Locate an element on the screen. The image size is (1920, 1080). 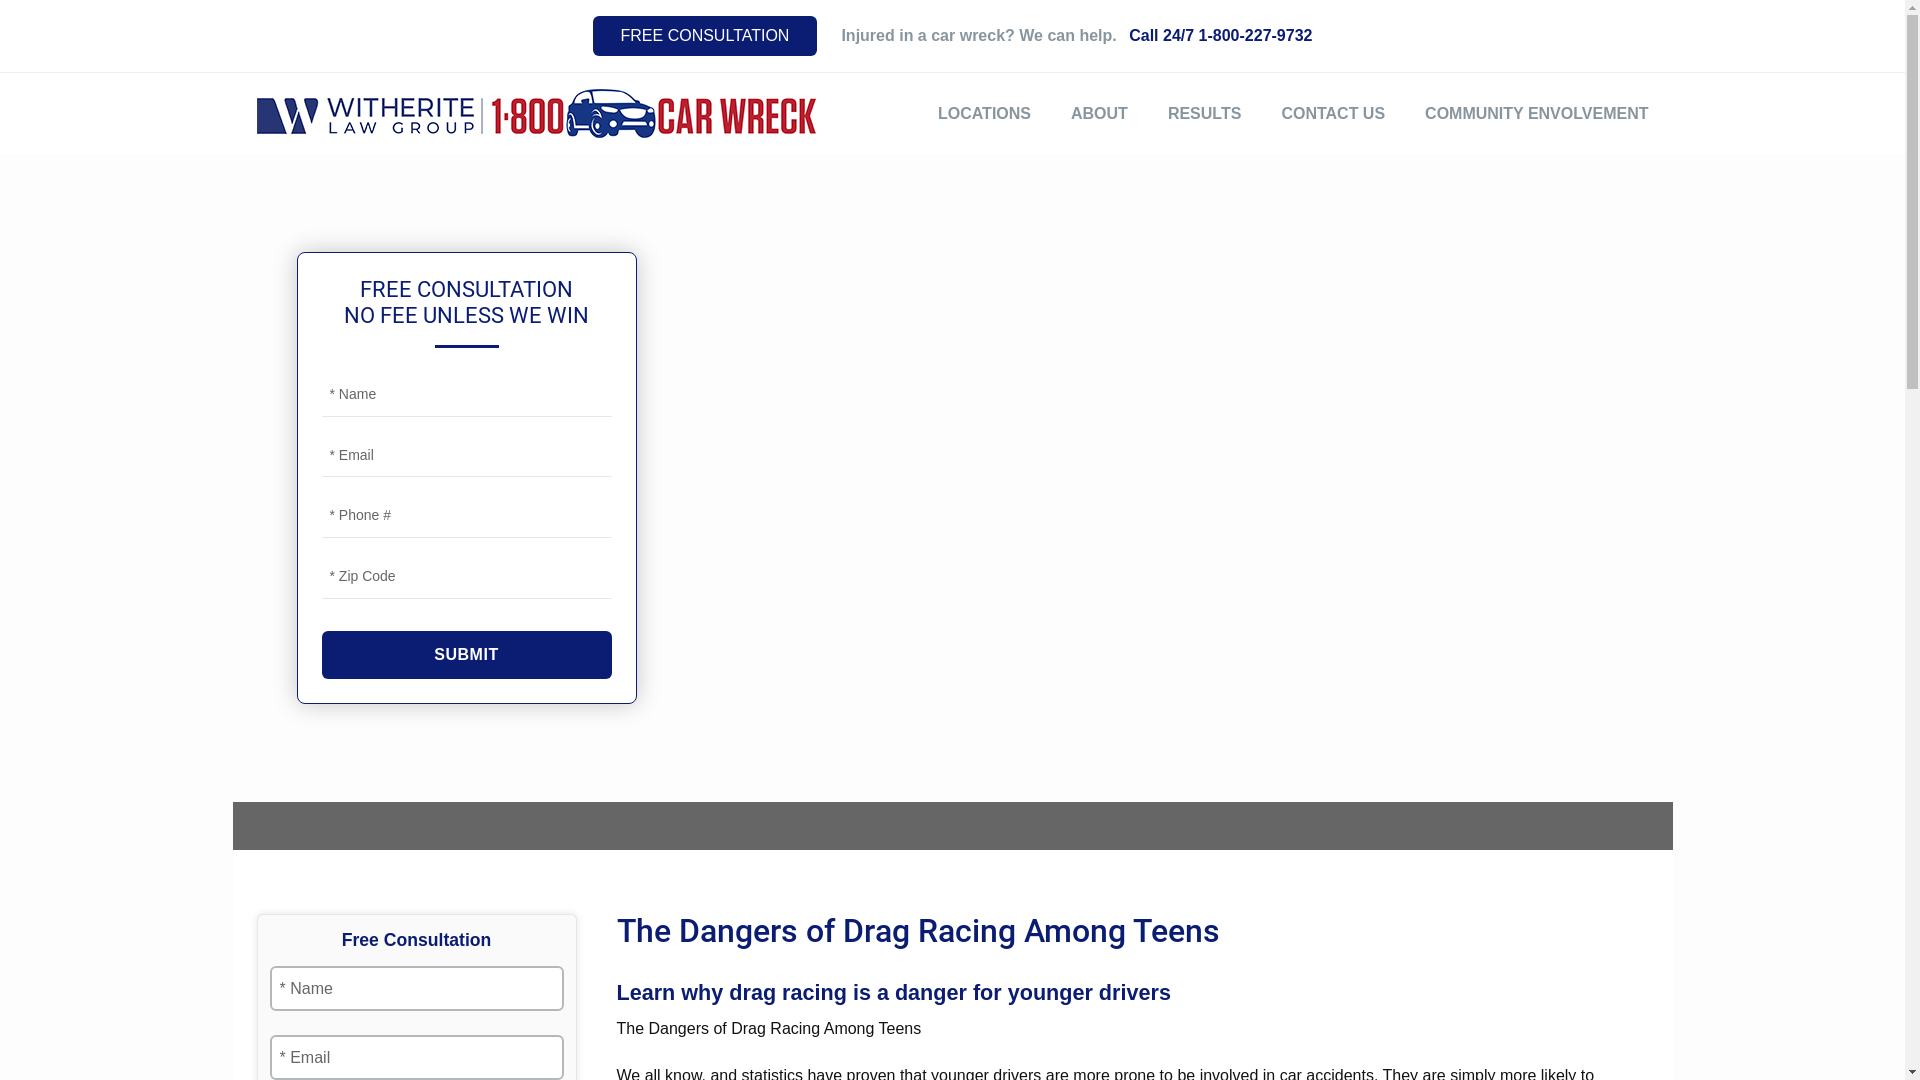
'SUBMIT' is located at coordinates (465, 655).